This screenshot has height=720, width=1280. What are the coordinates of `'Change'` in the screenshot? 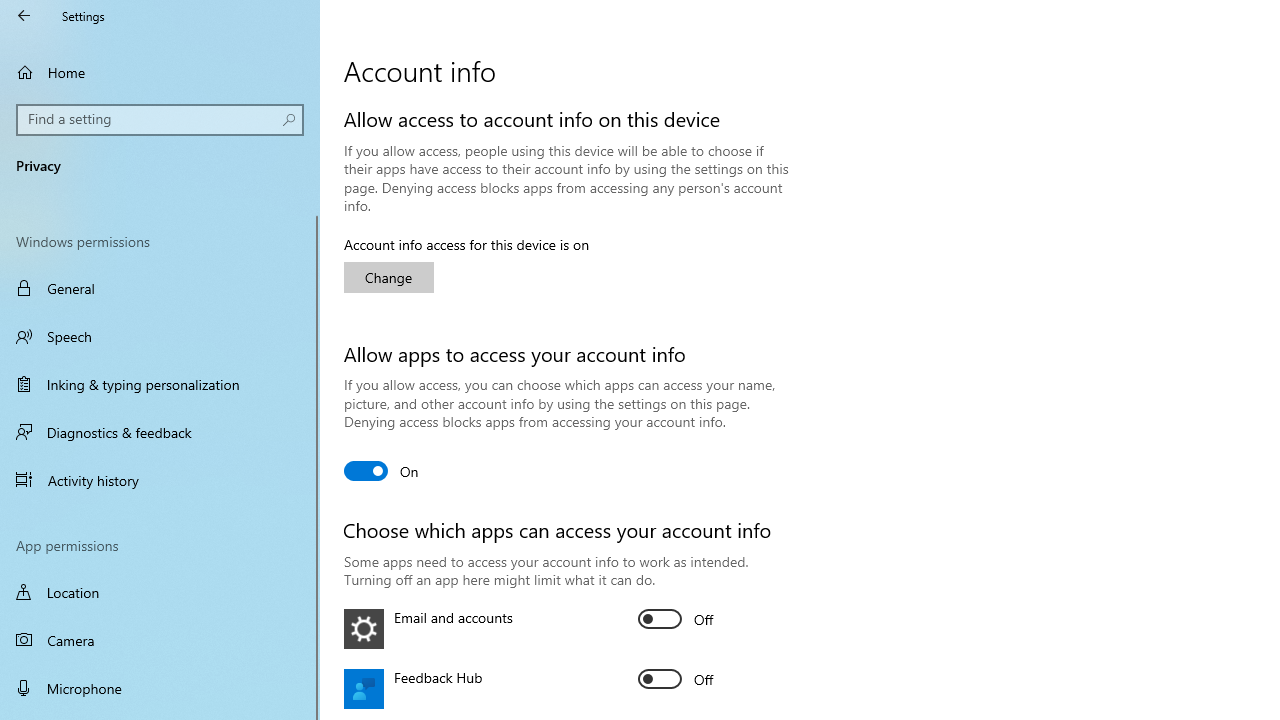 It's located at (389, 277).